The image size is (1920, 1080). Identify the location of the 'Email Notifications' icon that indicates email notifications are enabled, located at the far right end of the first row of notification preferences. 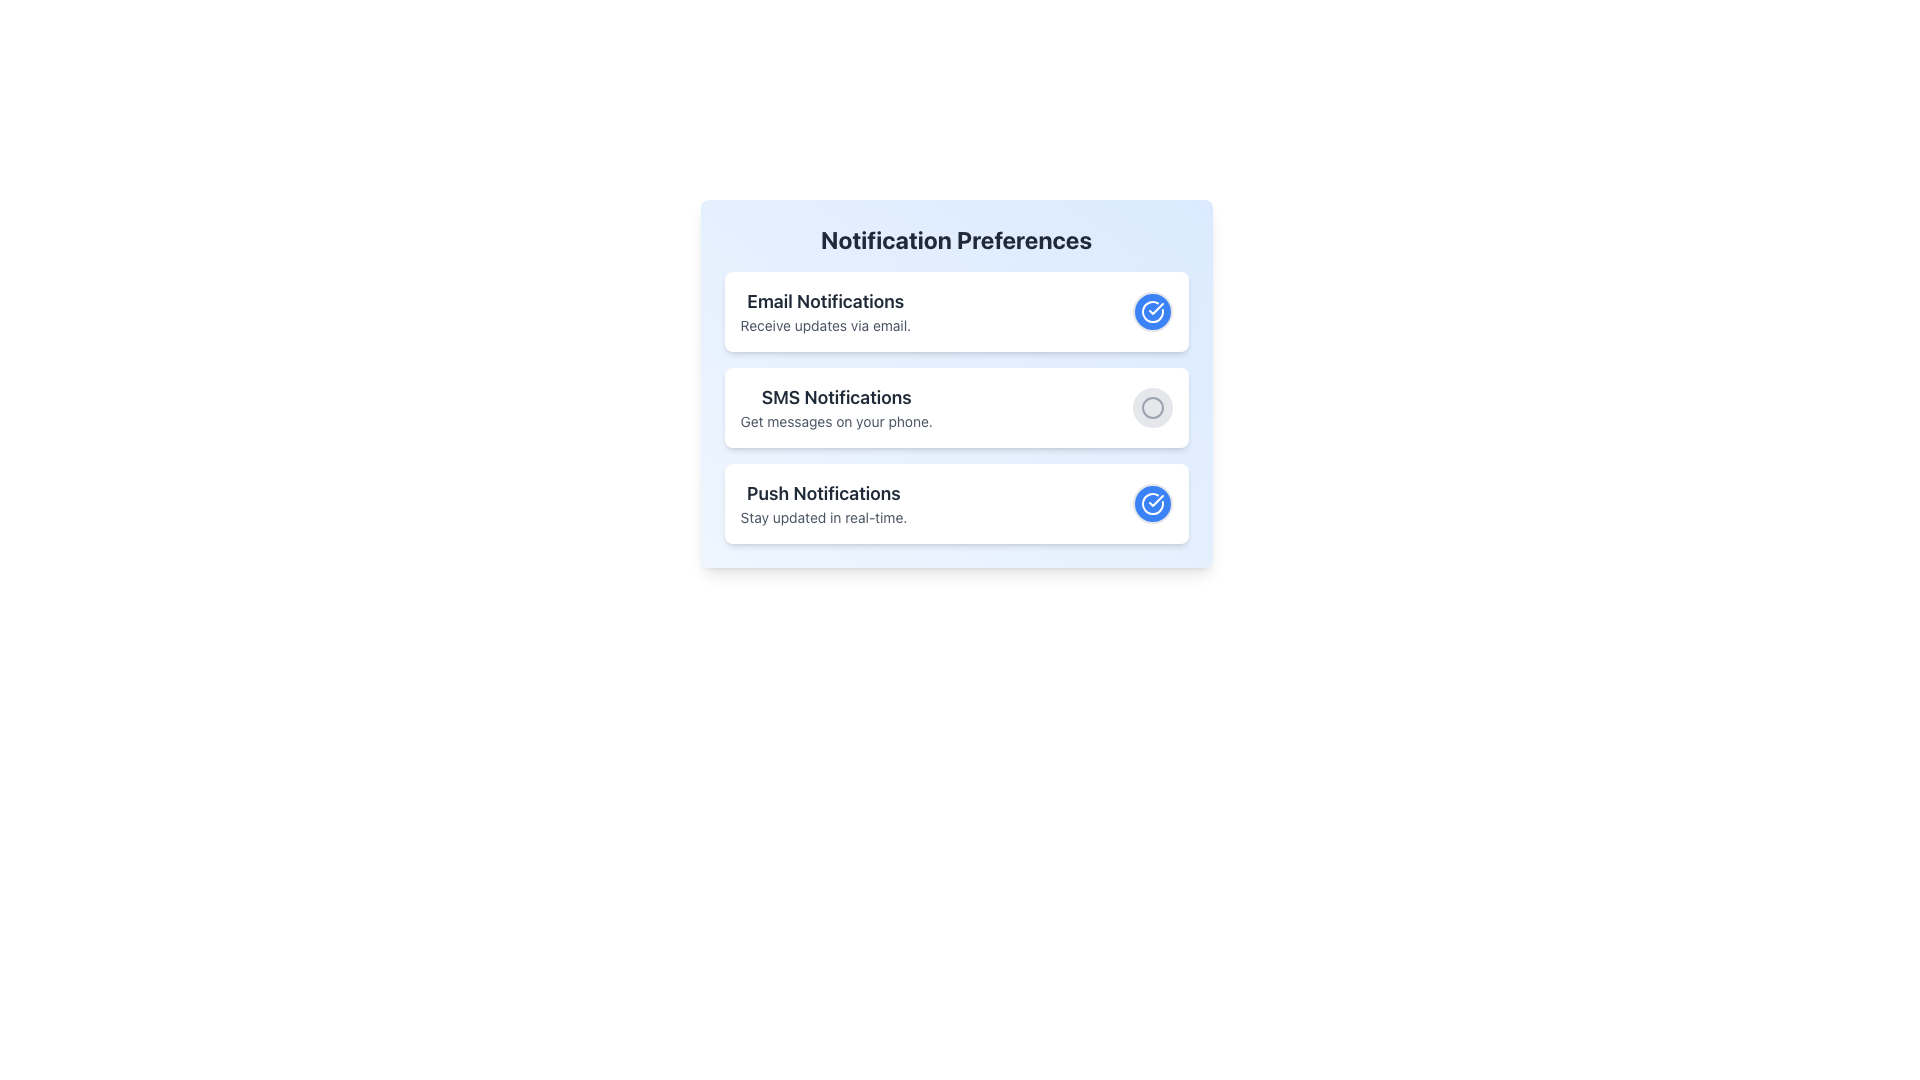
(1152, 312).